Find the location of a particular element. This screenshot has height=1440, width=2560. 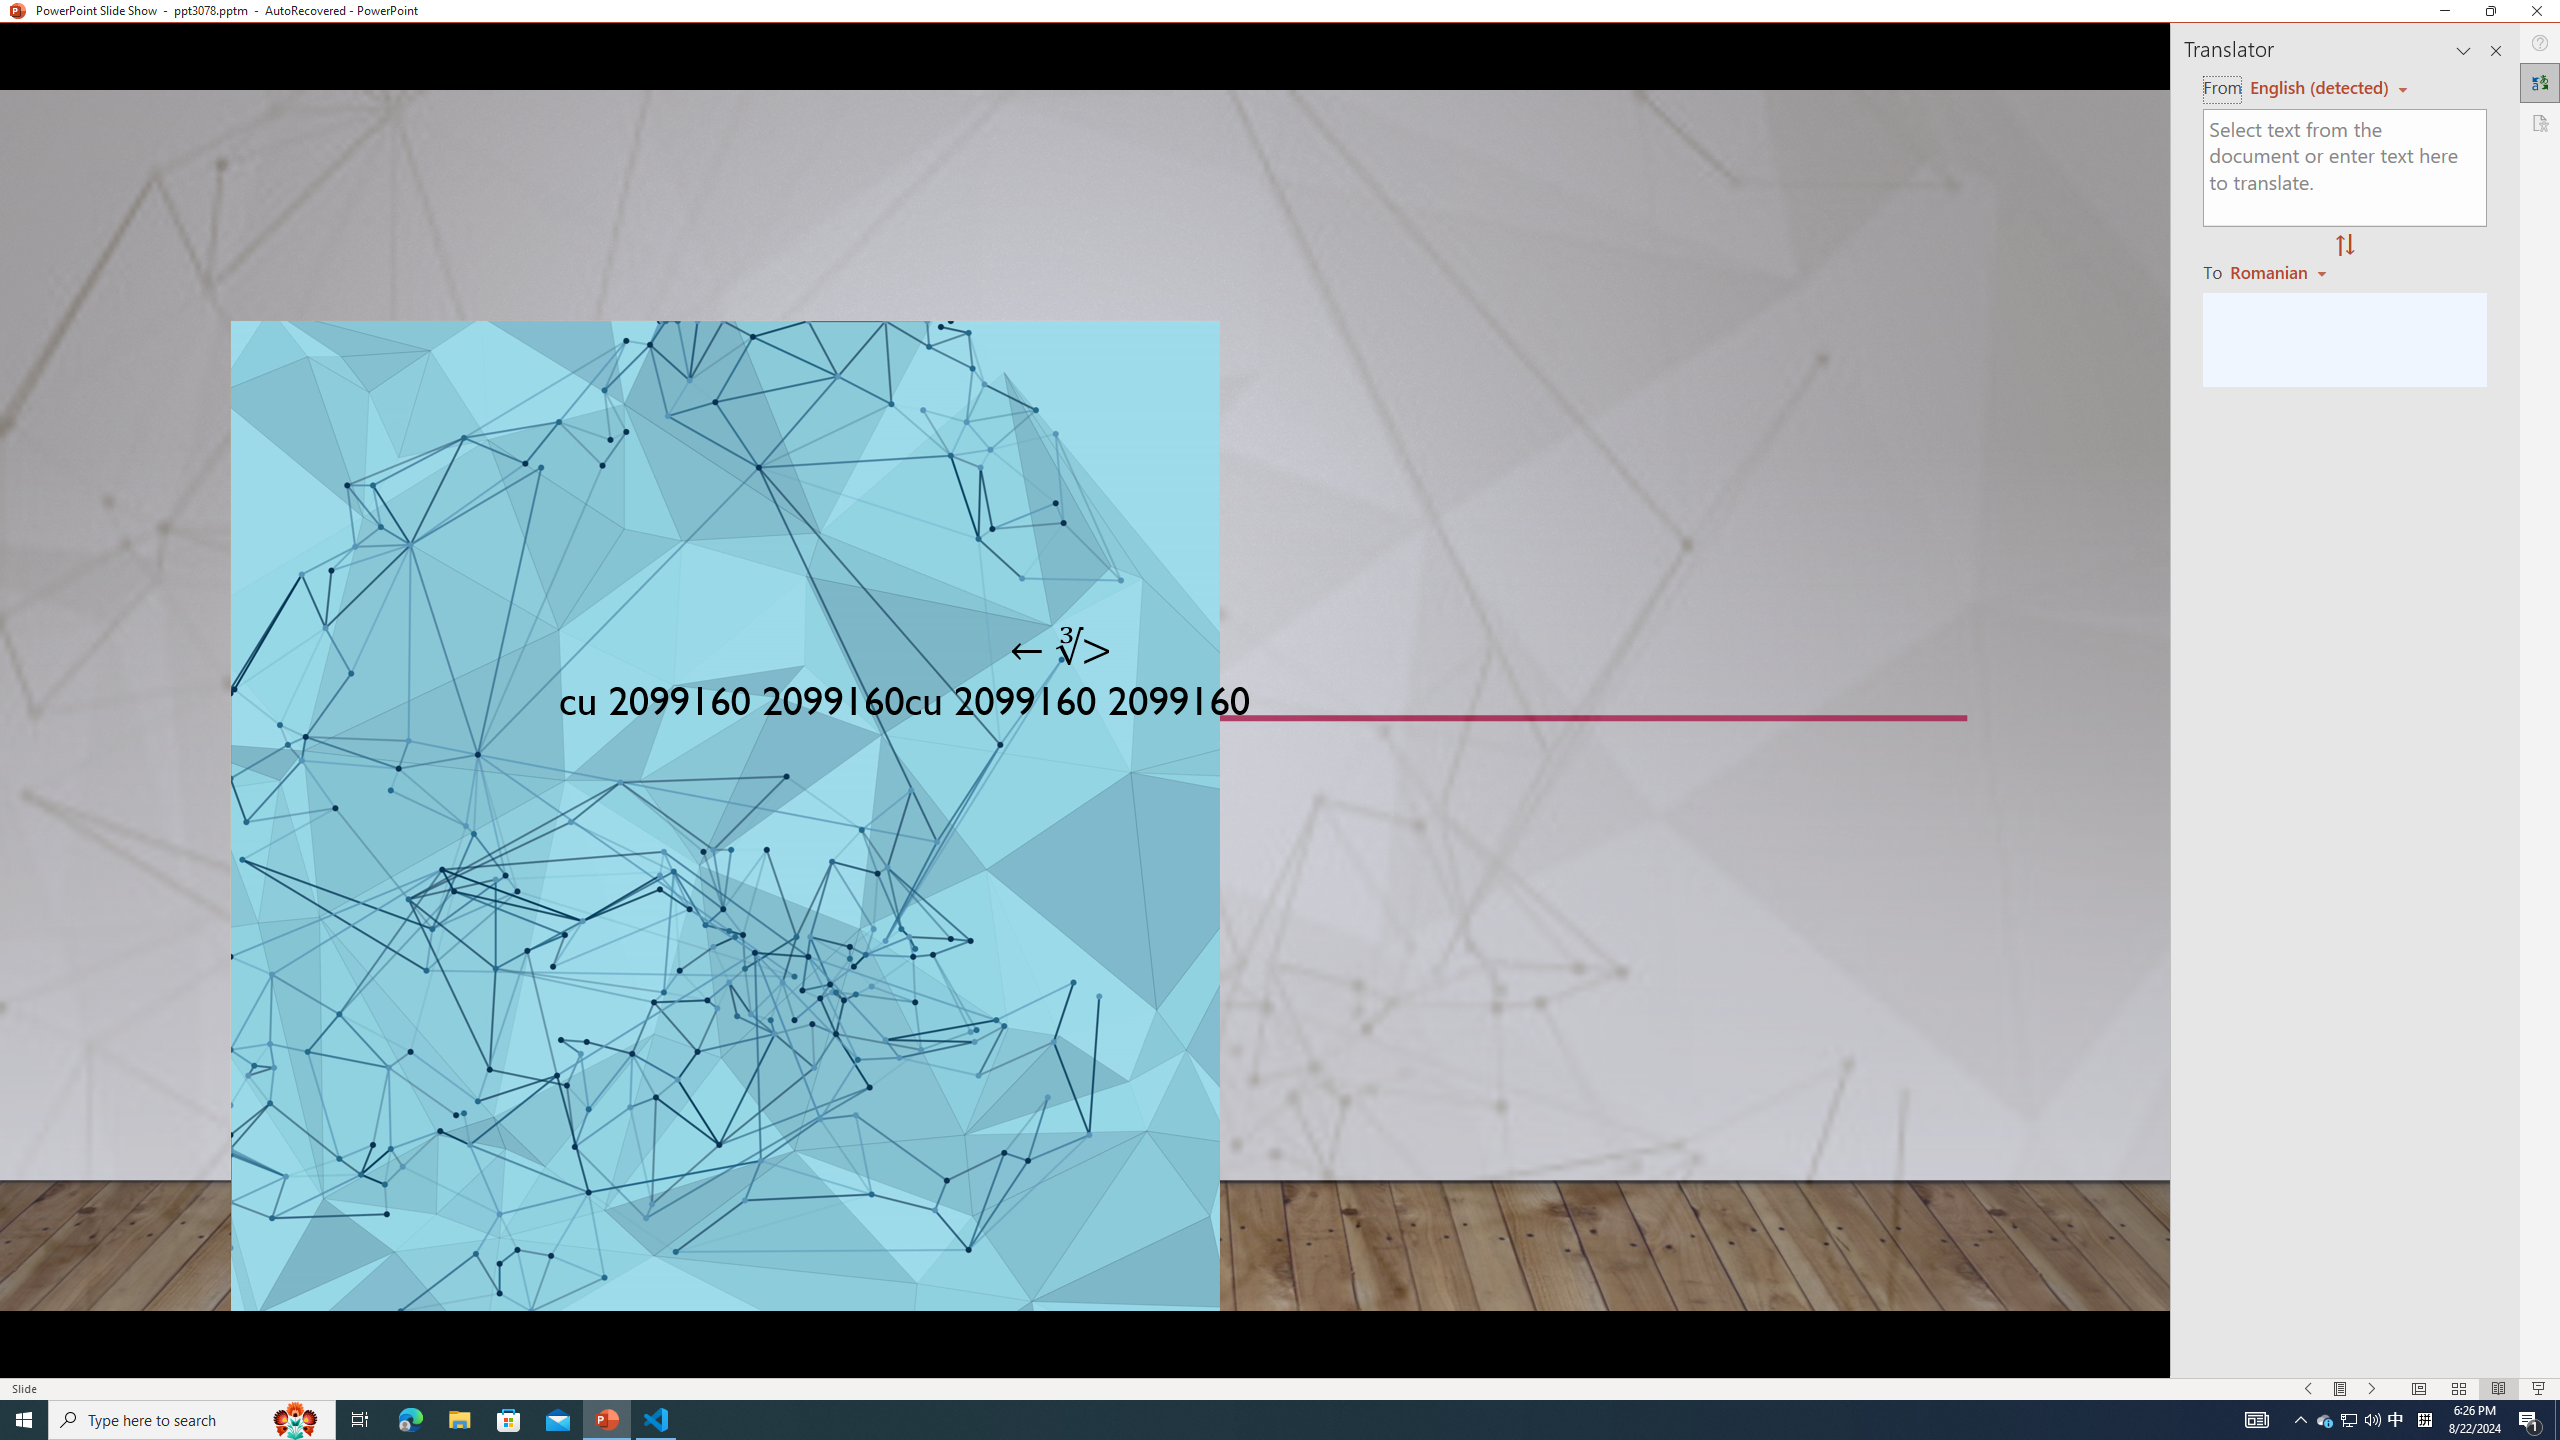

'Menu On' is located at coordinates (2340, 1389).